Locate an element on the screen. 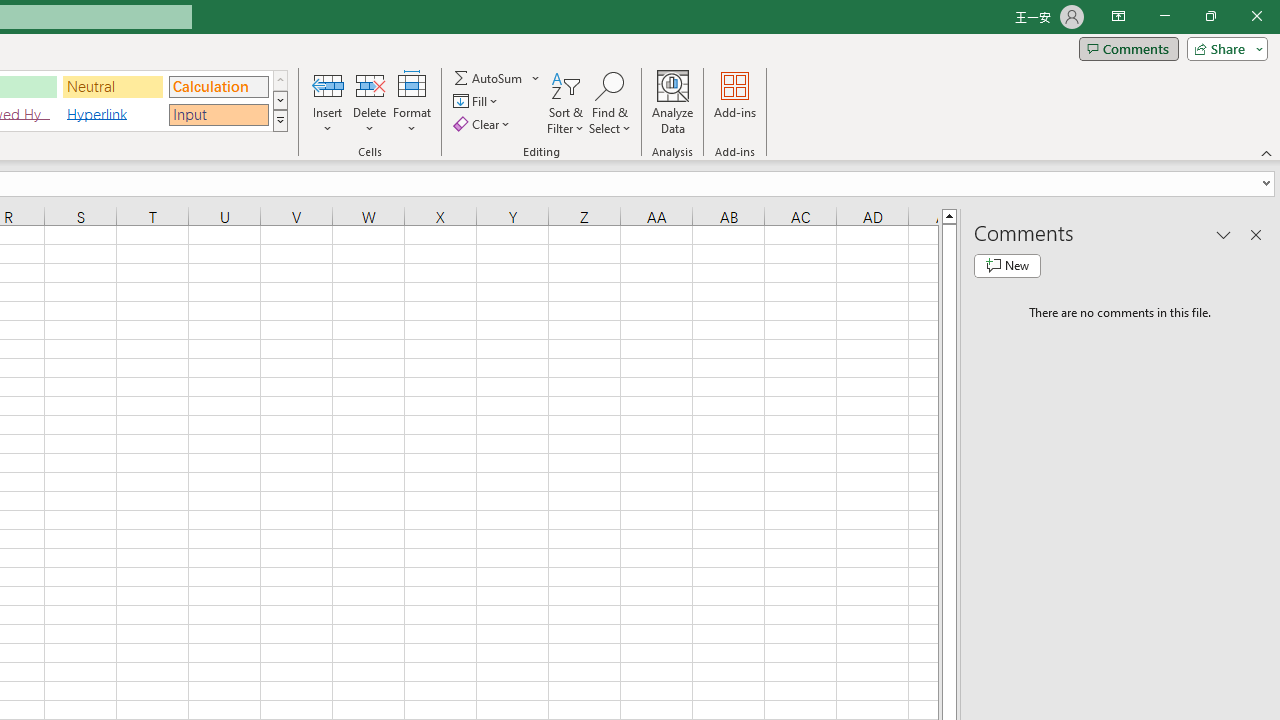 This screenshot has height=720, width=1280. 'Class: NetUIImage' is located at coordinates (279, 120).